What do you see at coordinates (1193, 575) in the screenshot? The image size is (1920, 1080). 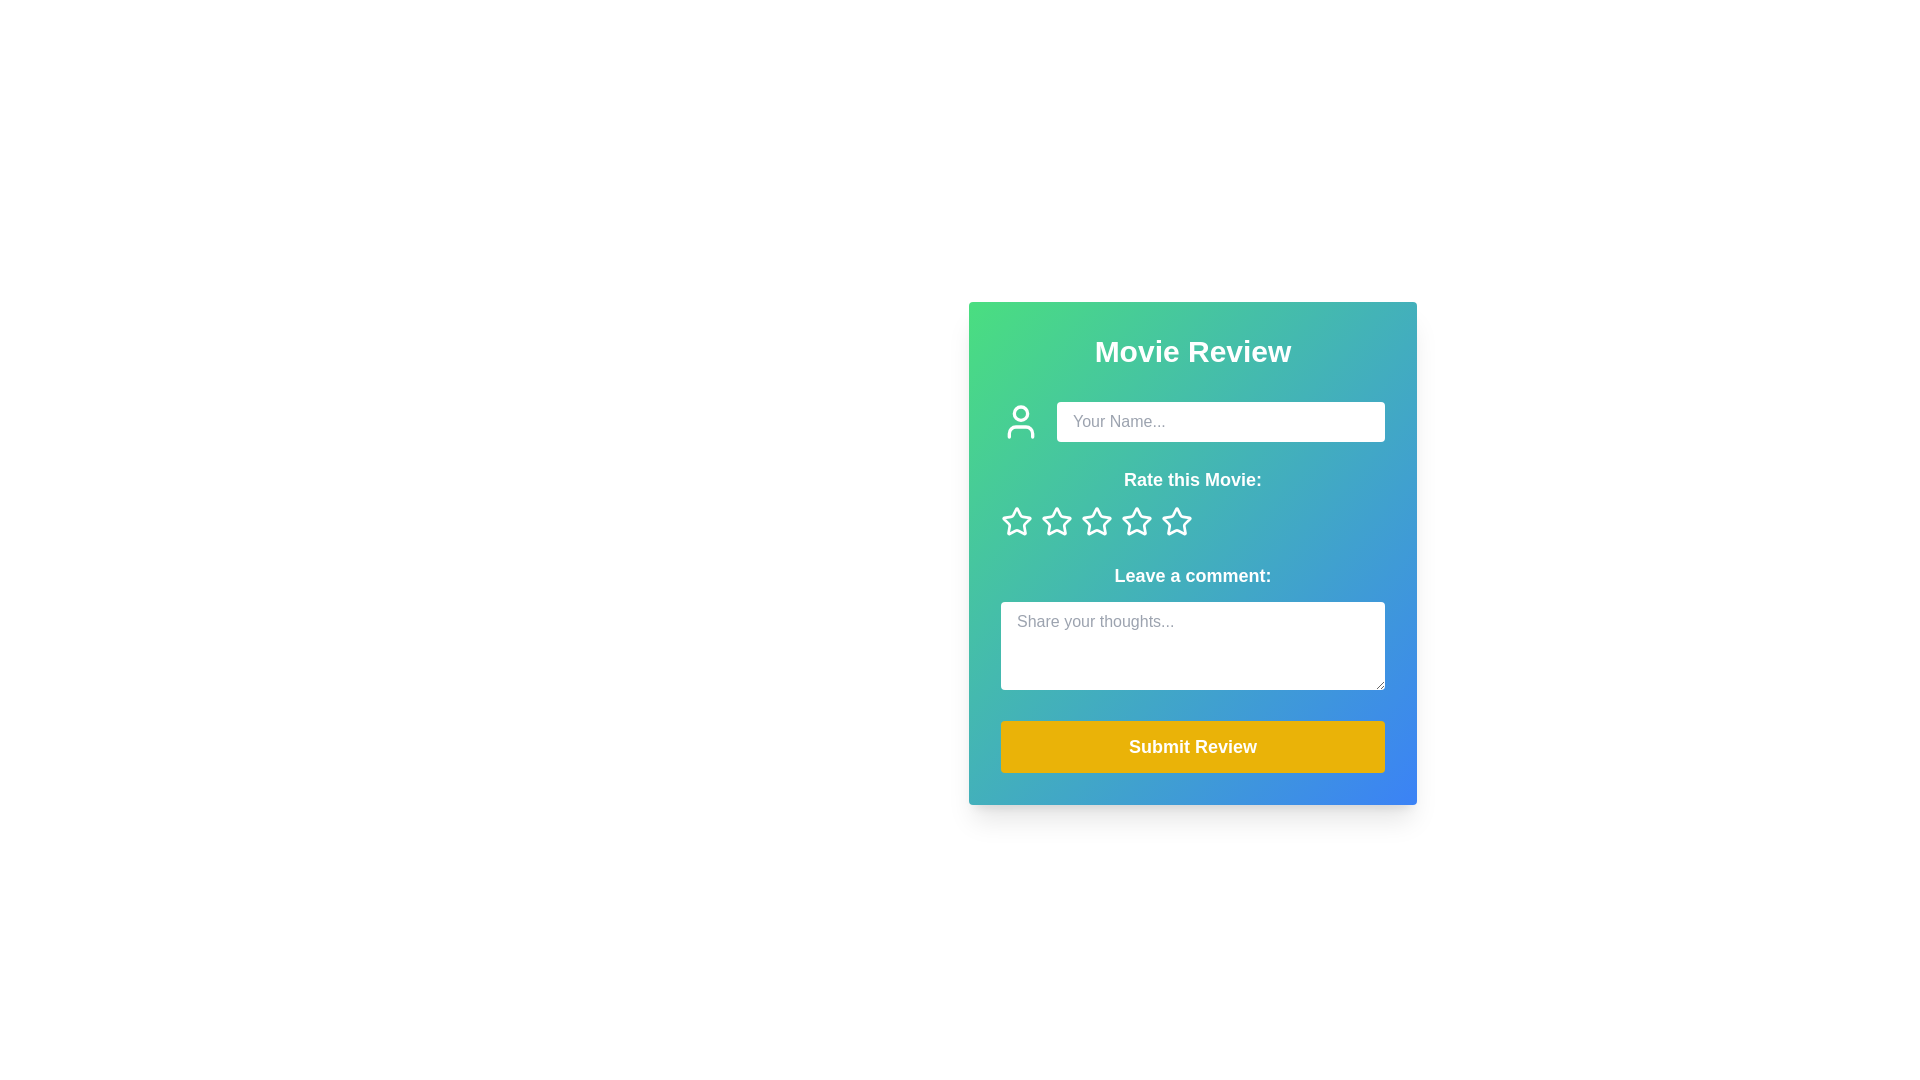 I see `the text label that reads 'Leave a comment:' which is positioned below the star rating icons and above the text input box` at bounding box center [1193, 575].